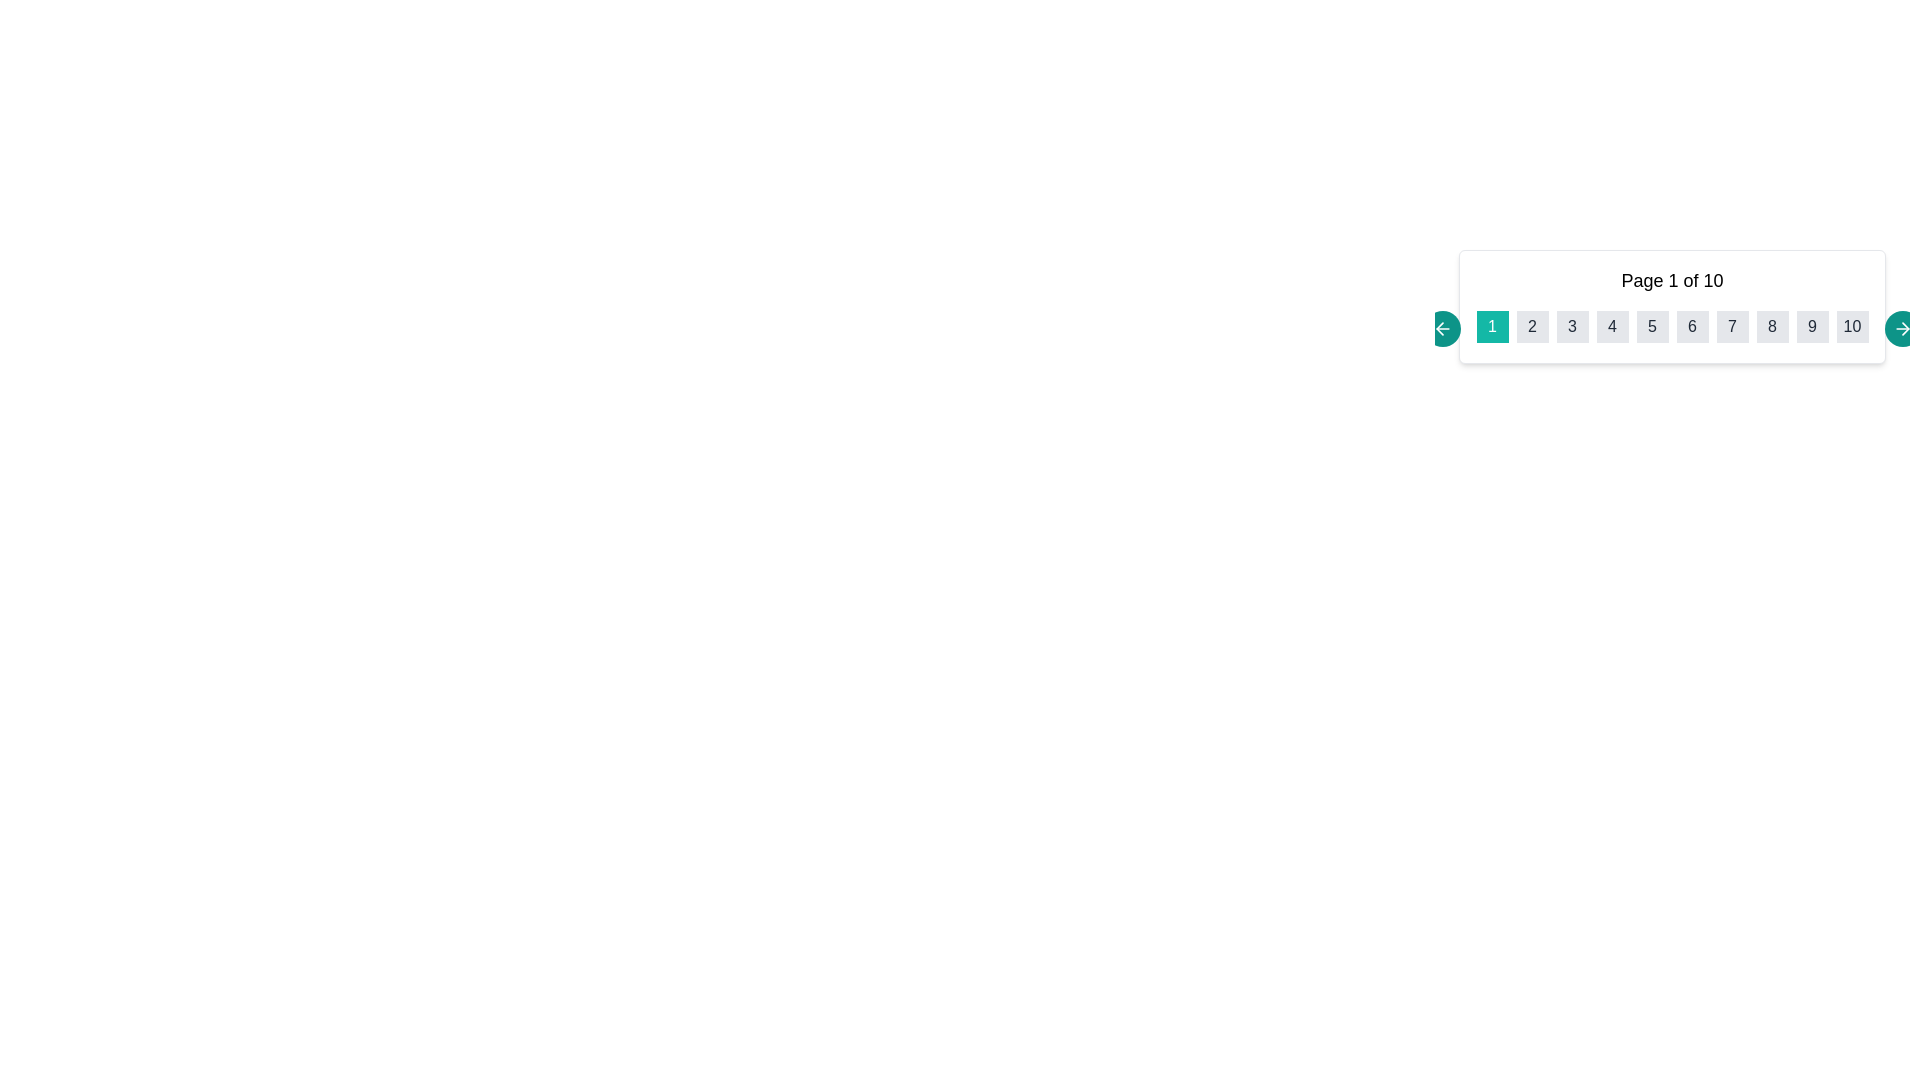 This screenshot has width=1920, height=1080. Describe the element at coordinates (1672, 327) in the screenshot. I see `the current page` at that location.